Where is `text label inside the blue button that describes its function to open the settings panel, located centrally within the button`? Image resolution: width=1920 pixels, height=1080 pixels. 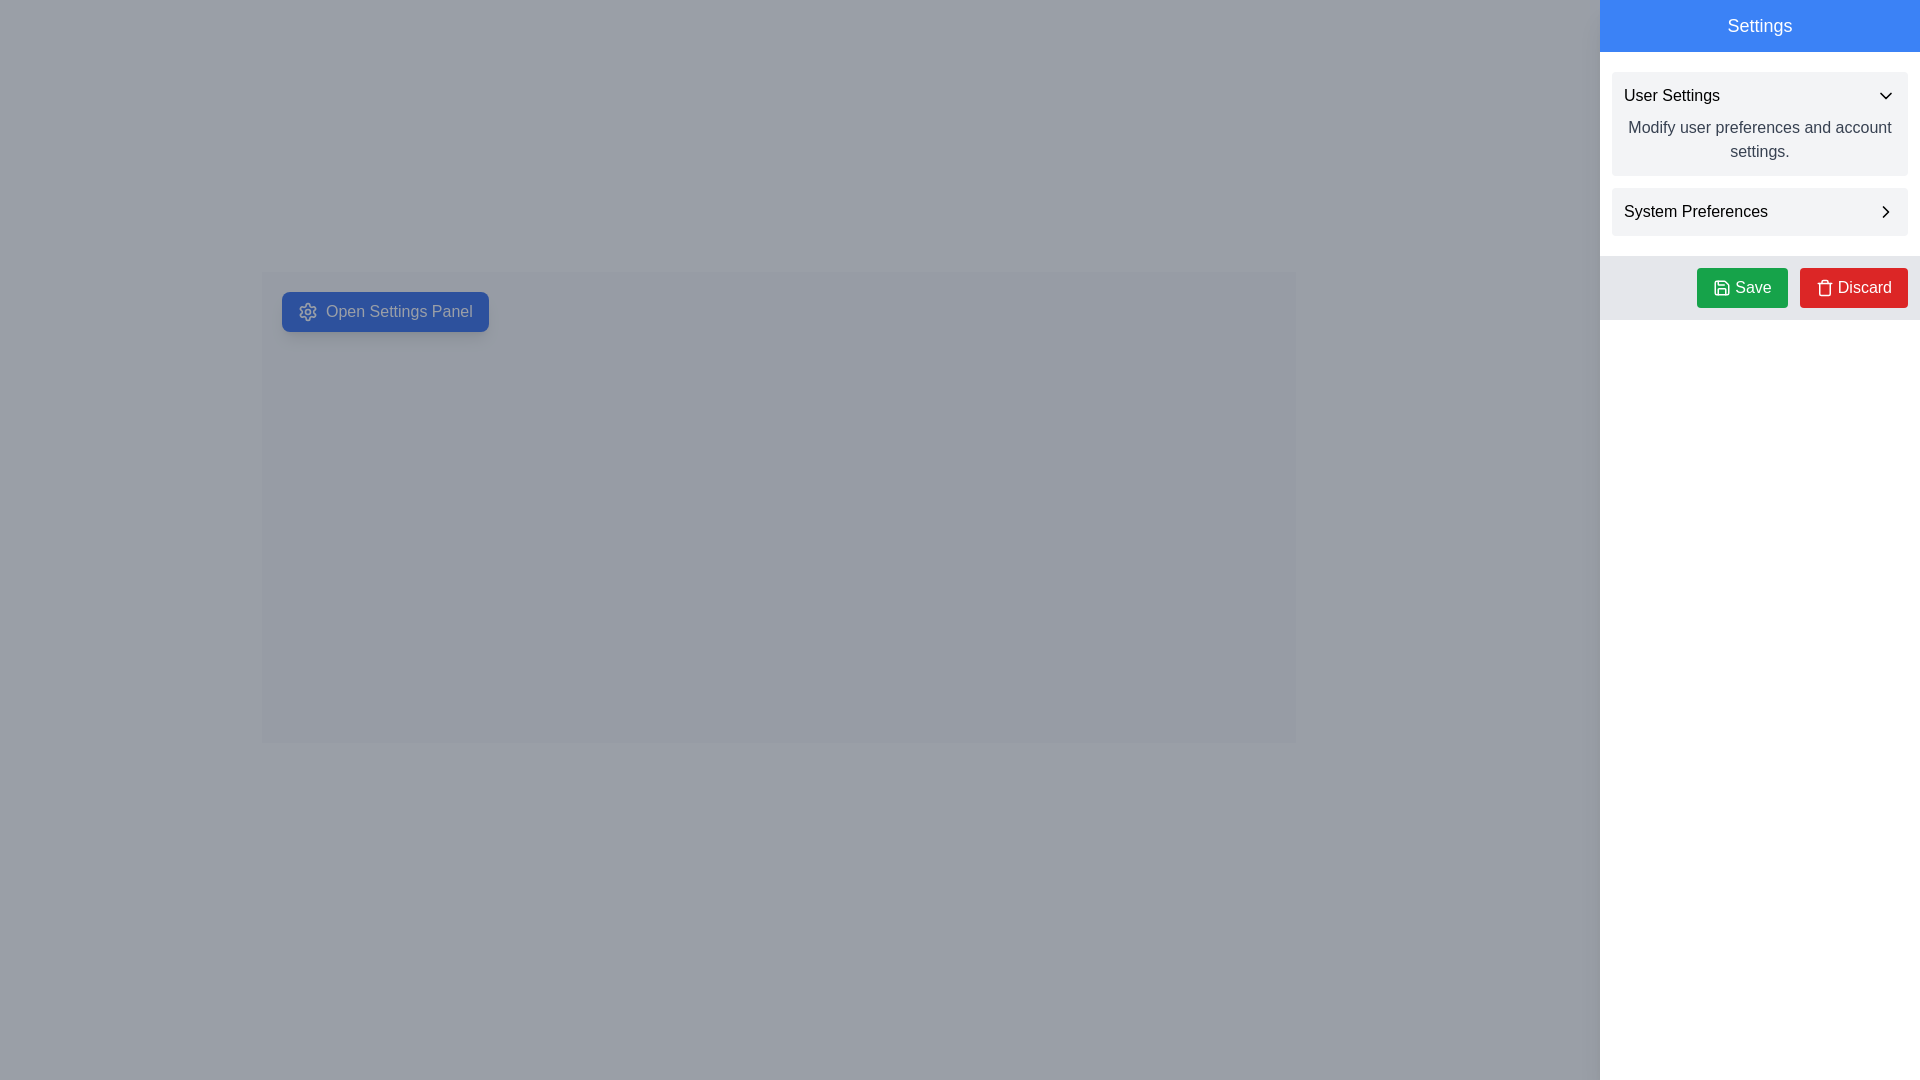
text label inside the blue button that describes its function to open the settings panel, located centrally within the button is located at coordinates (399, 312).